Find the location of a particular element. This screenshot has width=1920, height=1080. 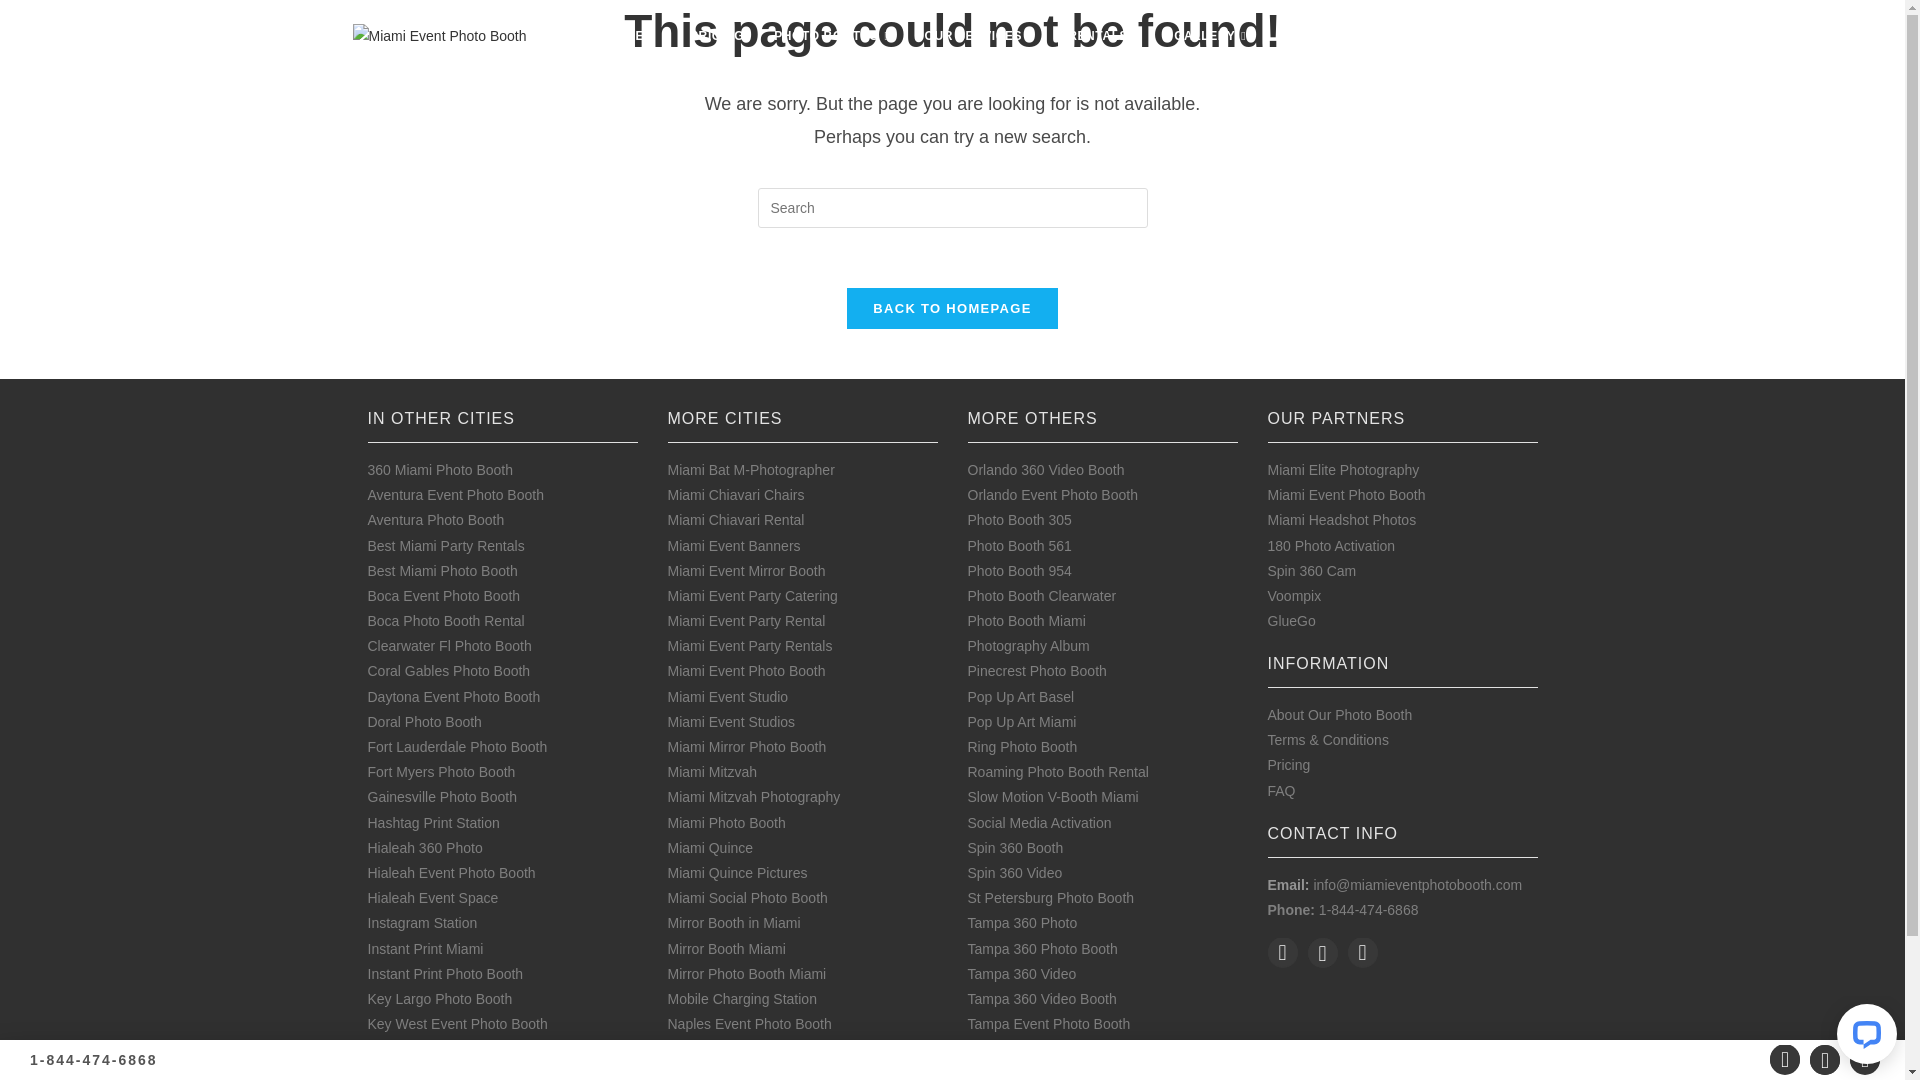

'Miami Event Mirror Booth' is located at coordinates (746, 570).